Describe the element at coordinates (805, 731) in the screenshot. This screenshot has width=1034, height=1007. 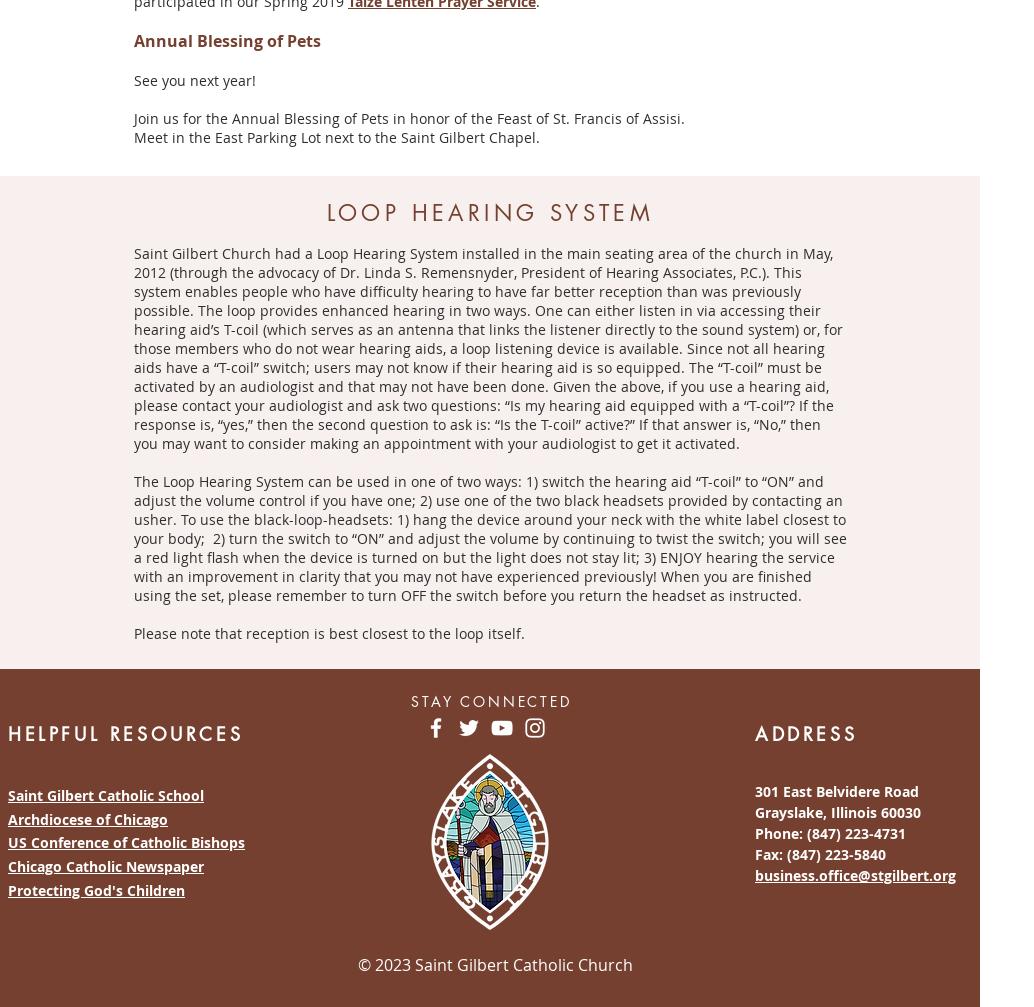
I see `'ADDRESS'` at that location.